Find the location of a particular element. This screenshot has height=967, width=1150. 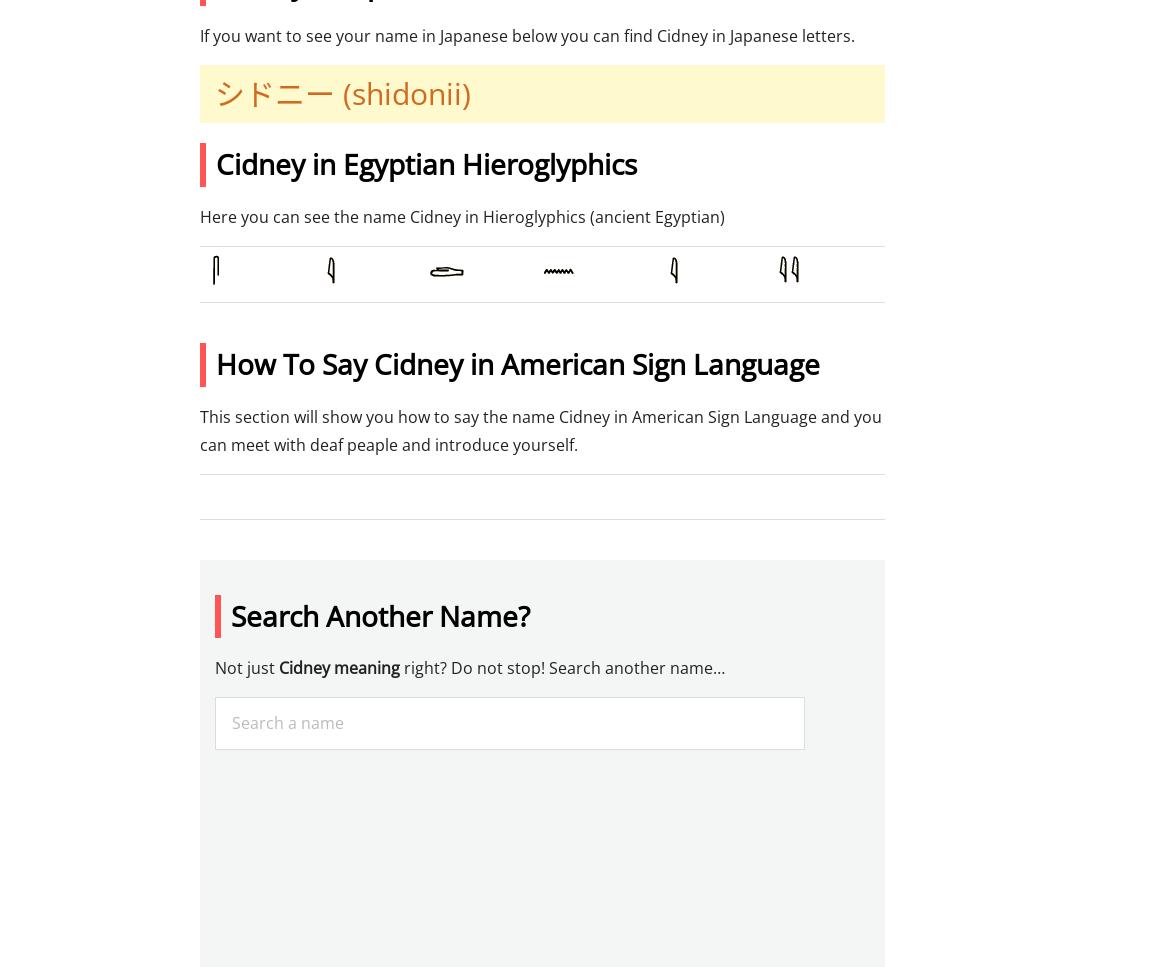

'Here you can see the name Cidney in Hieroglyphics (ancient Egyptian)' is located at coordinates (462, 215).